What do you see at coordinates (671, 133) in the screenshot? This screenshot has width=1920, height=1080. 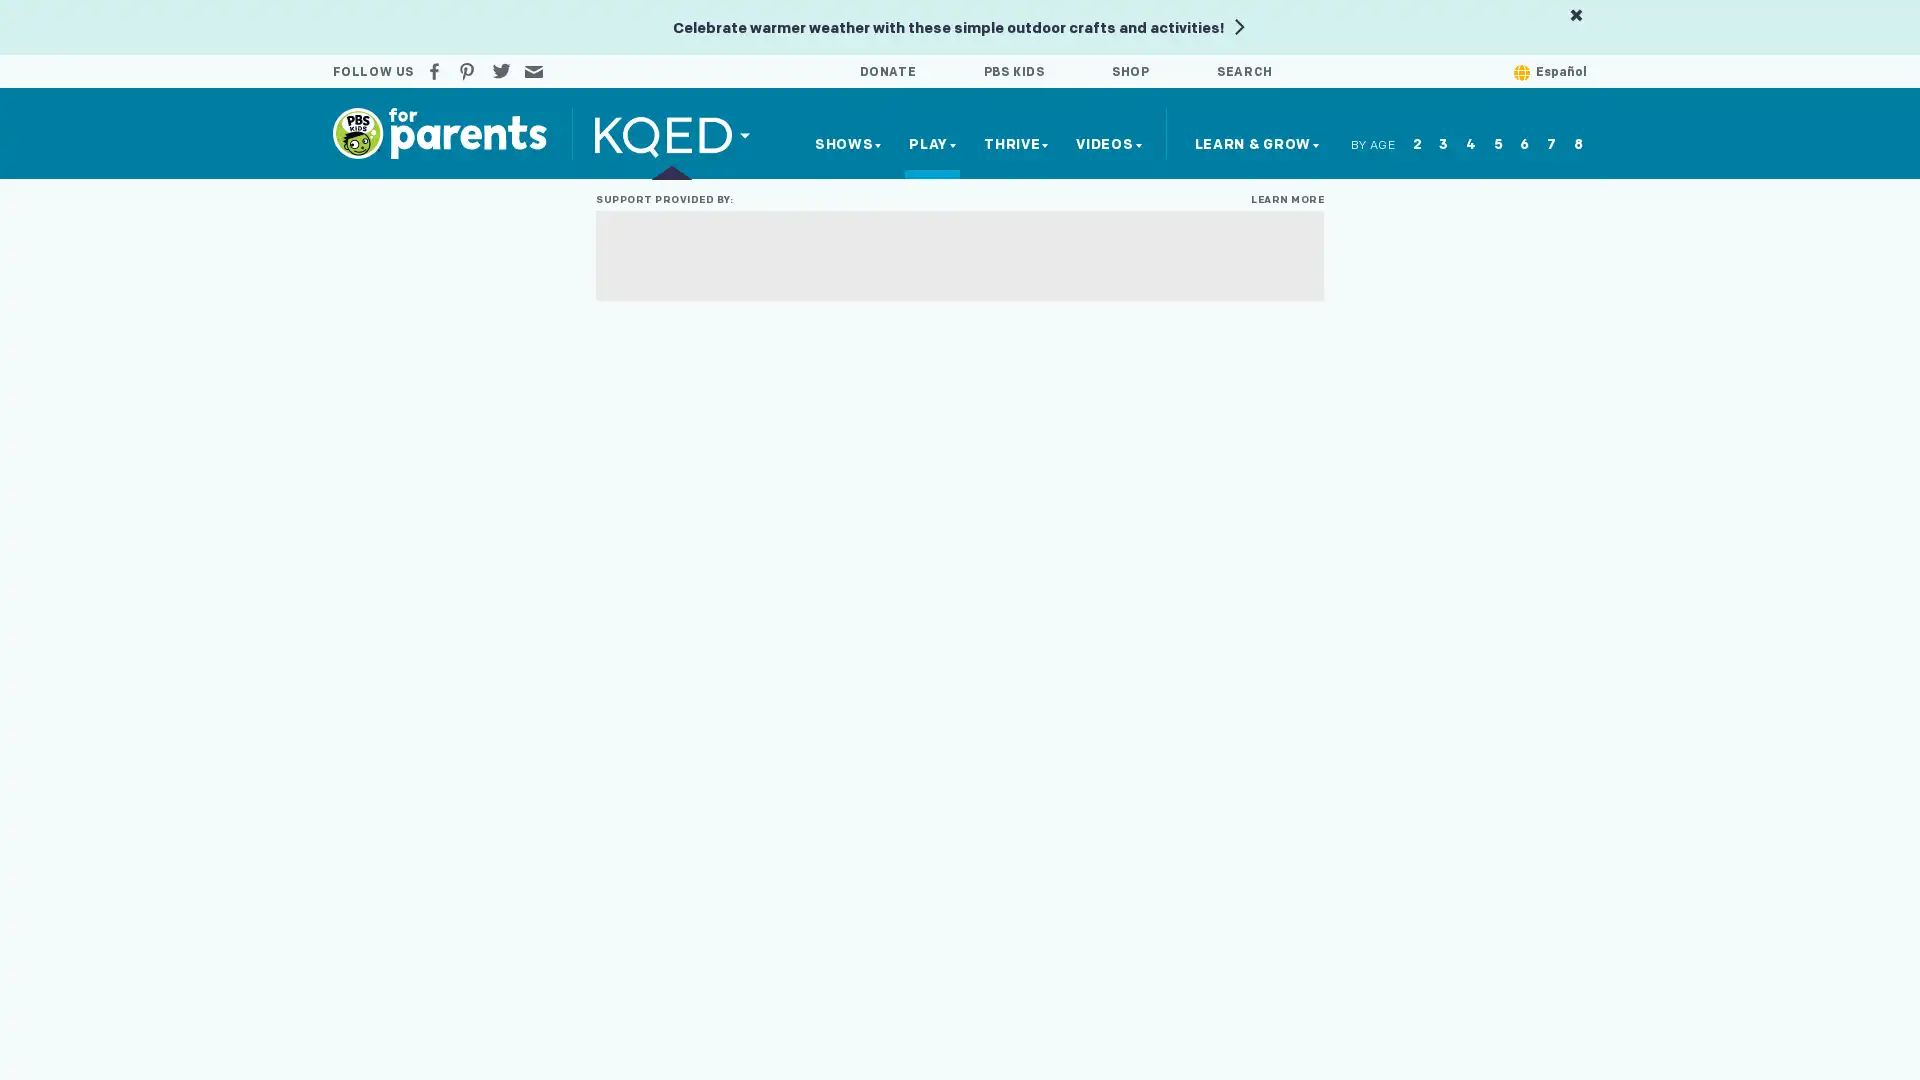 I see `KQED.` at bounding box center [671, 133].